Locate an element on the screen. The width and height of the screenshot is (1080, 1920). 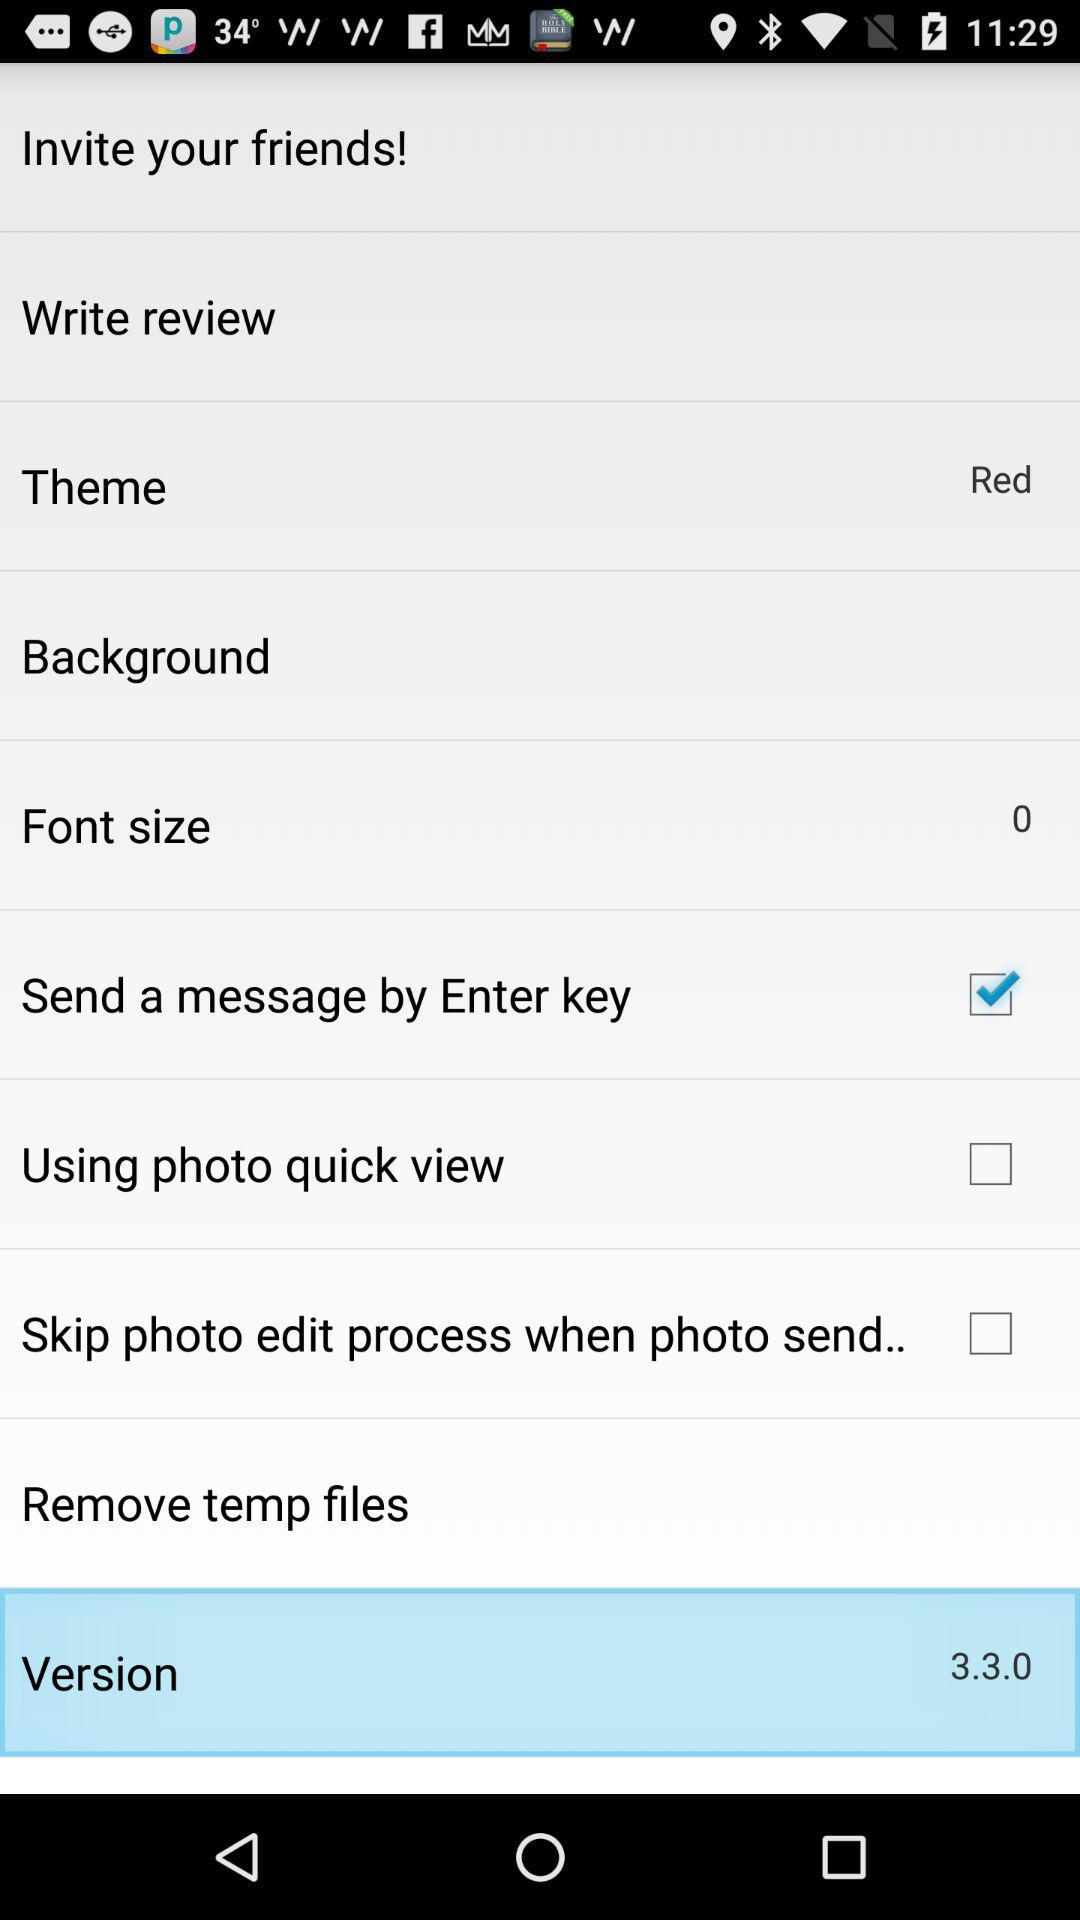
app above using photo quick is located at coordinates (325, 994).